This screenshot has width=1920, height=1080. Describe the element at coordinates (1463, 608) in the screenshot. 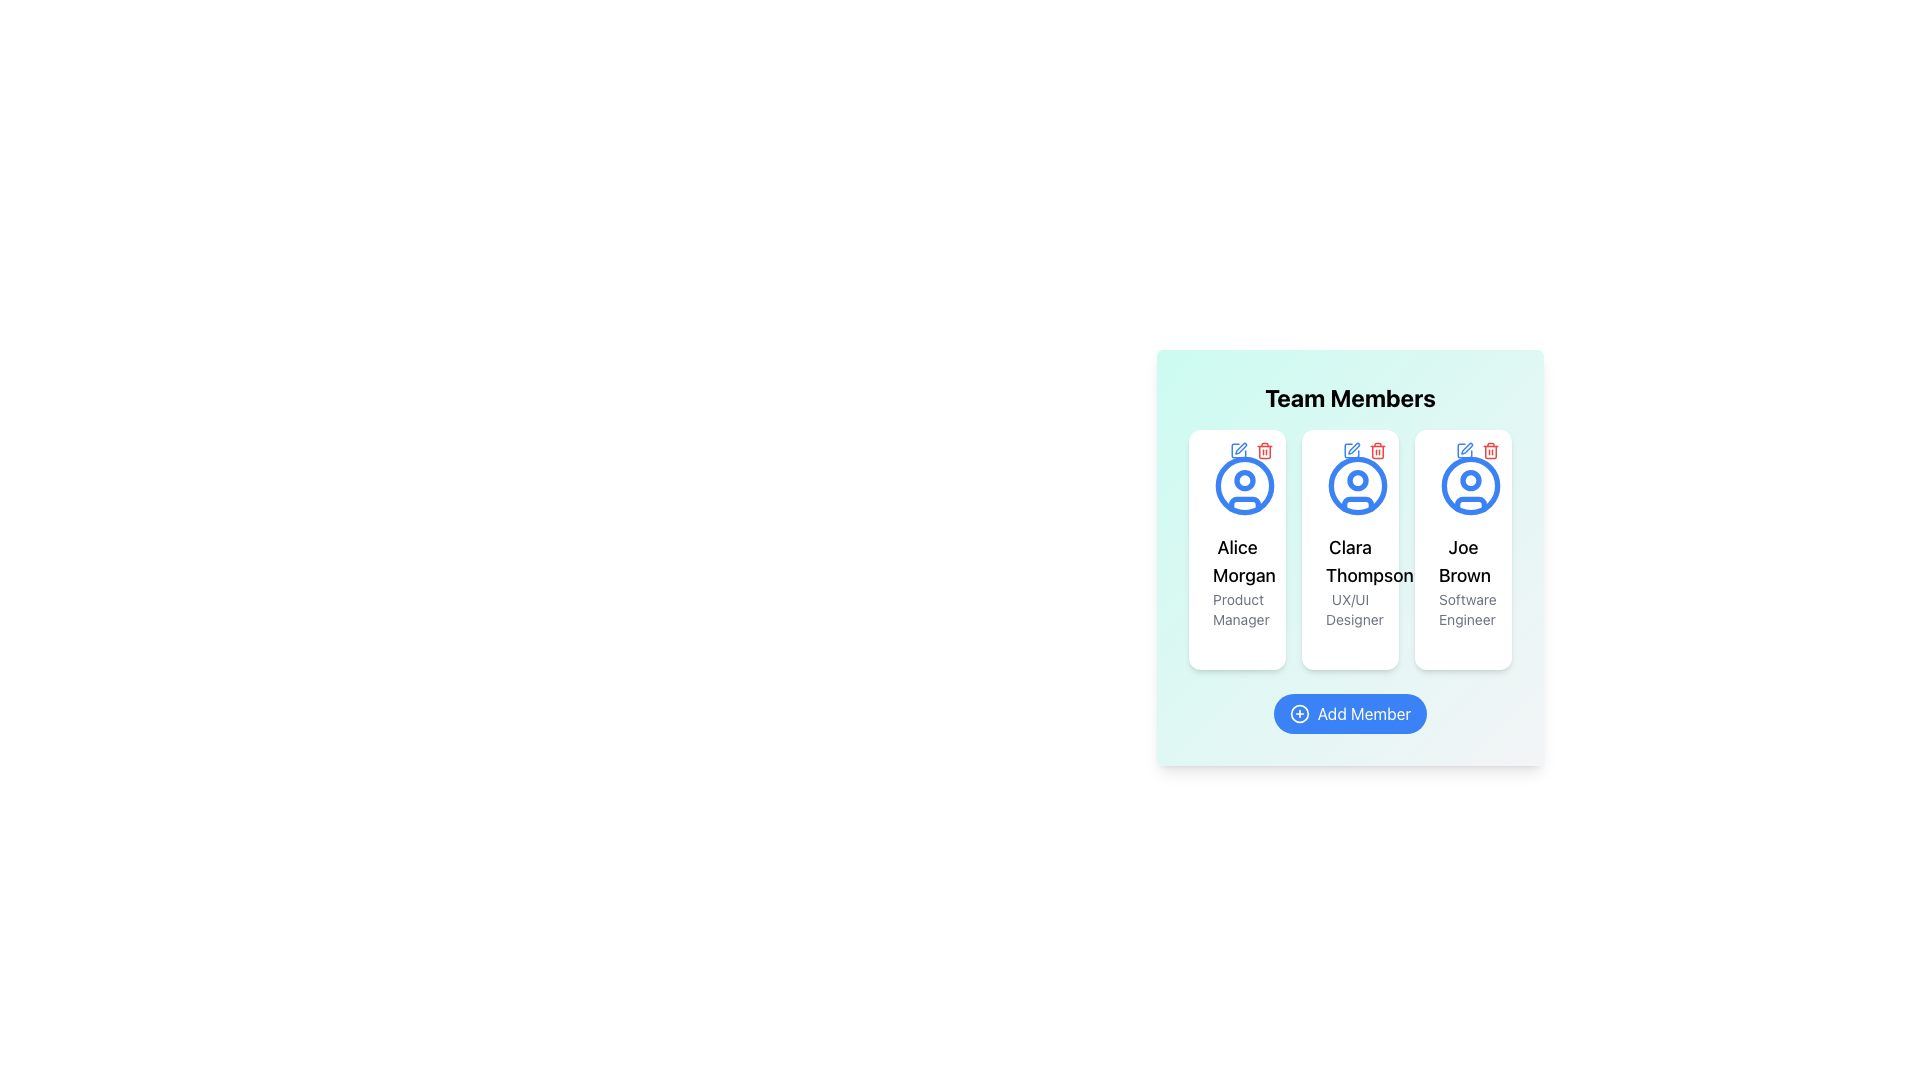

I see `the static text label that reads 'Software Engineer', which is styled in gray and located below the name 'Joe Brown' in the centered card layout` at that location.